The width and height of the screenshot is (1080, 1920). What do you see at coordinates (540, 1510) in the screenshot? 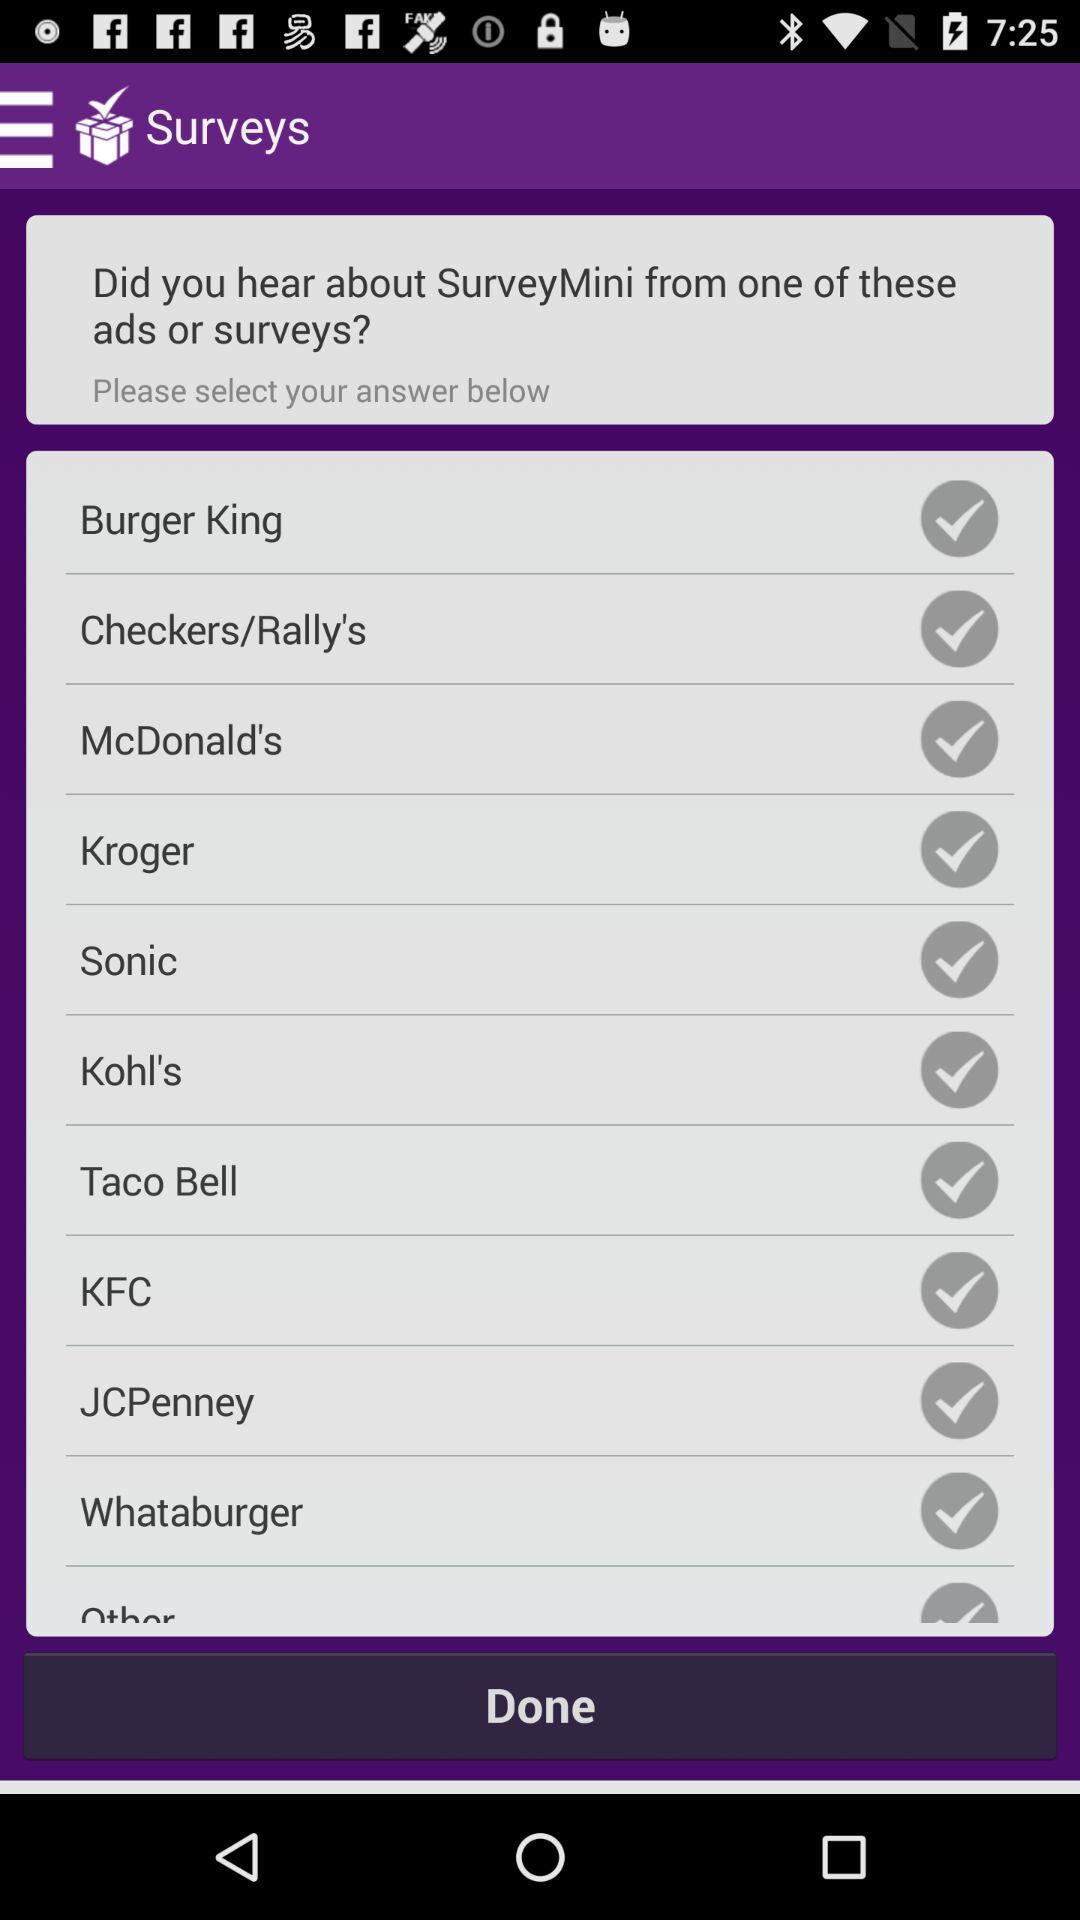
I see `item above the other icon` at bounding box center [540, 1510].